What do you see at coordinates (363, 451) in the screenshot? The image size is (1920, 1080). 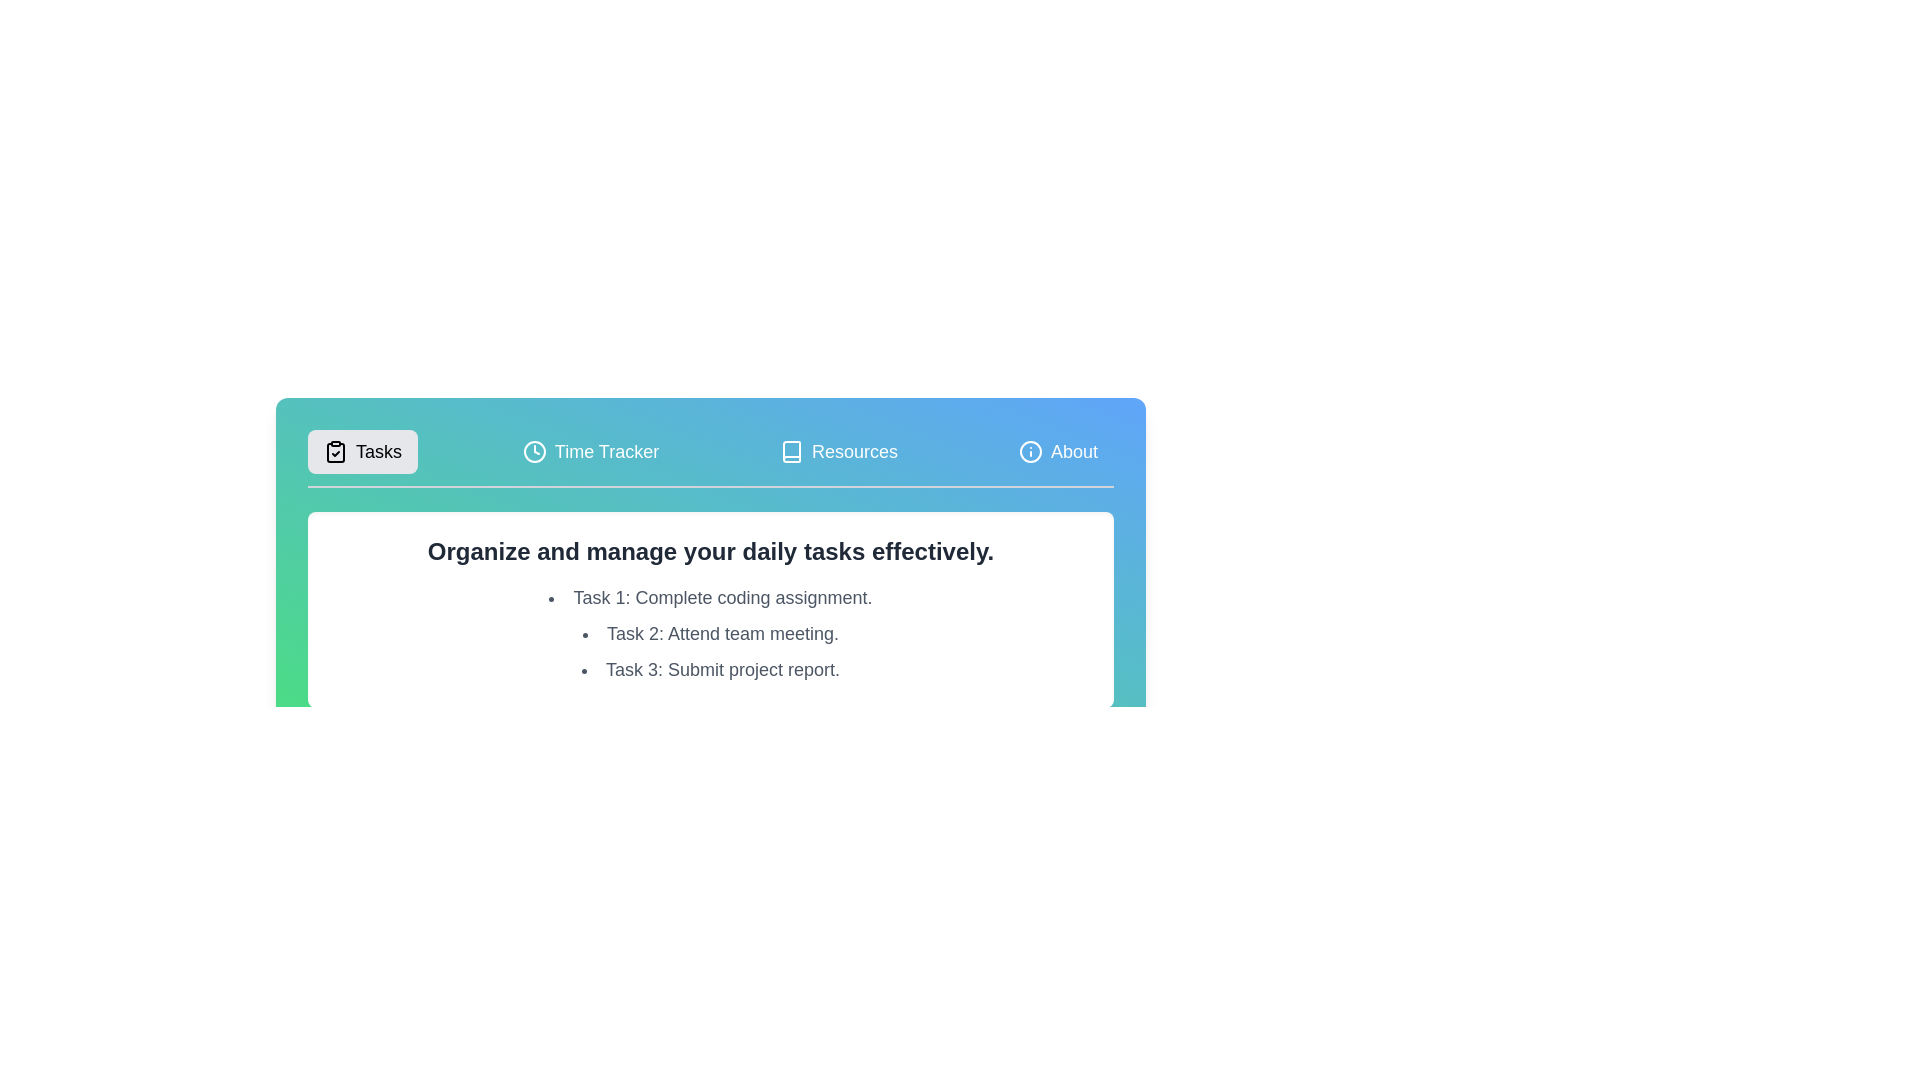 I see `the tab labeled Tasks` at bounding box center [363, 451].